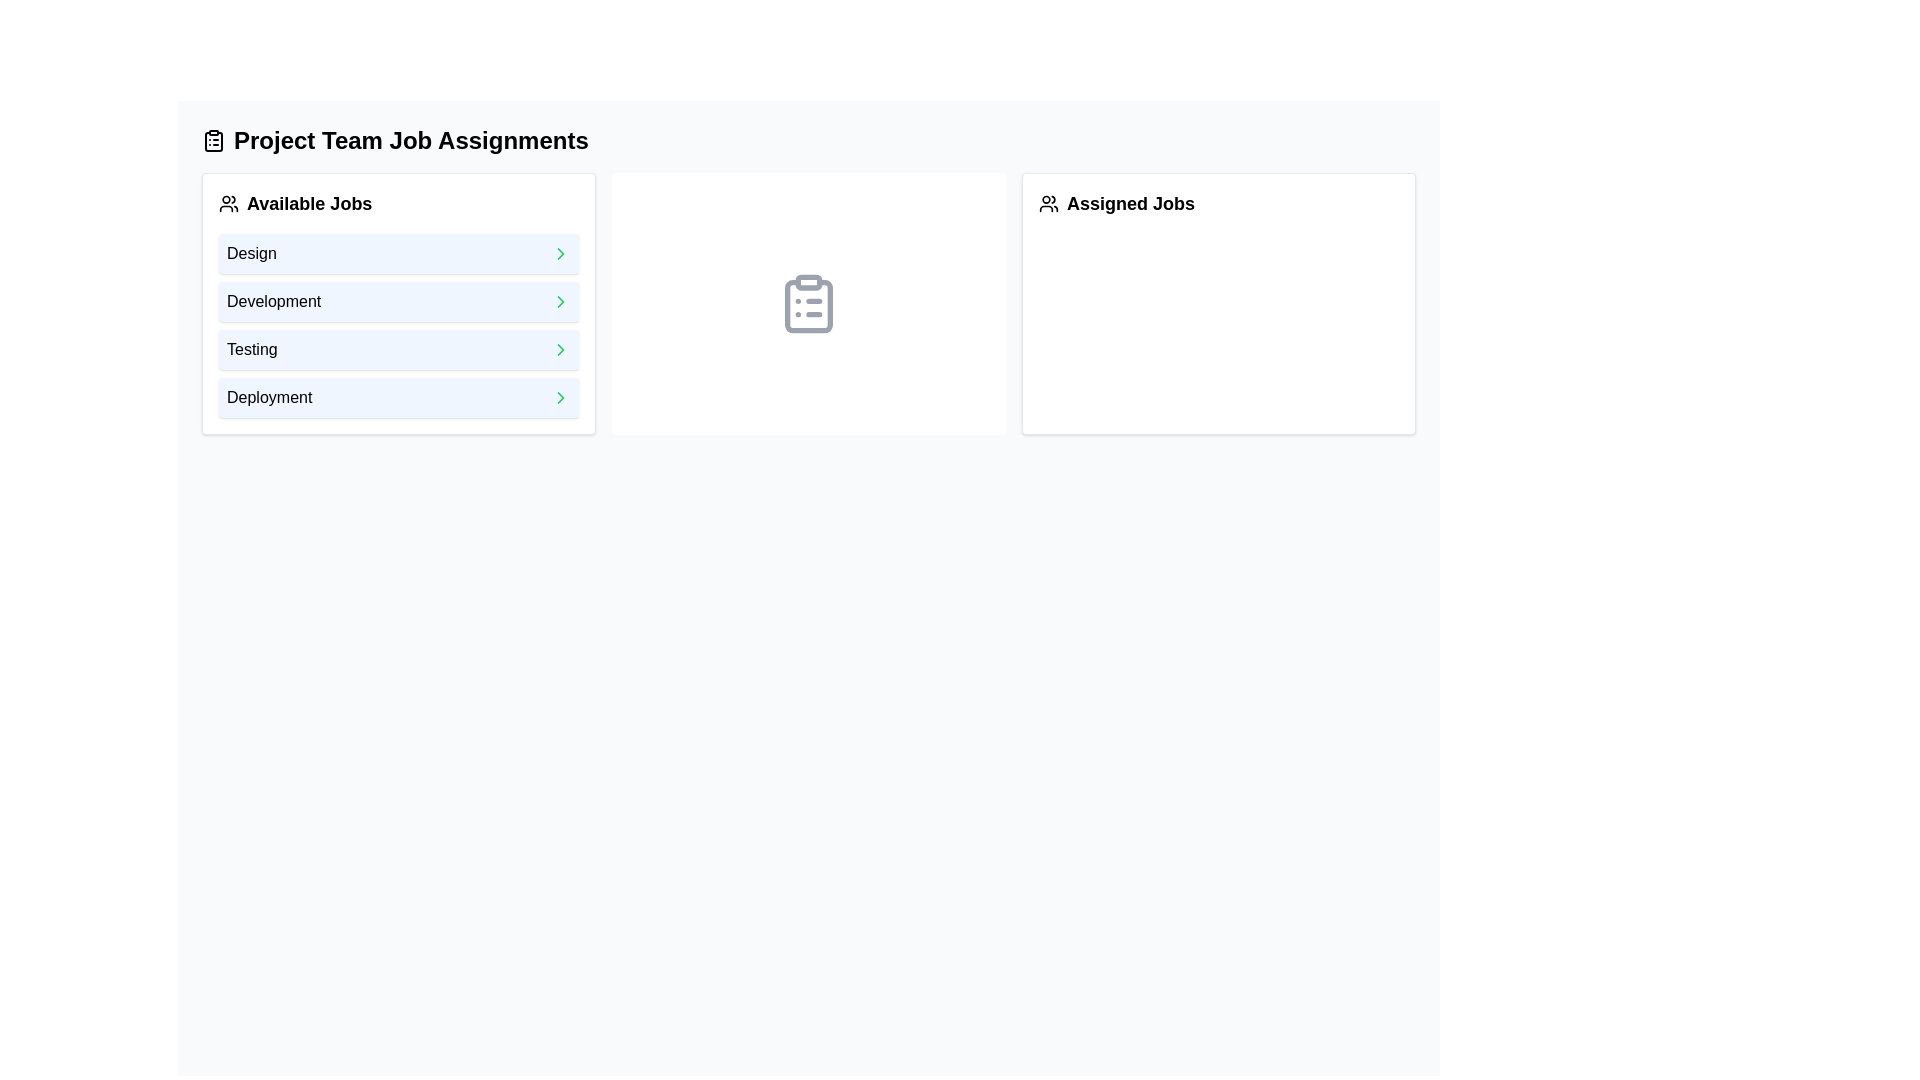 The width and height of the screenshot is (1920, 1080). I want to click on the green right-arrow chevron icon located at the end of the 'Development' row in the 'Available Jobs' section, so click(560, 301).